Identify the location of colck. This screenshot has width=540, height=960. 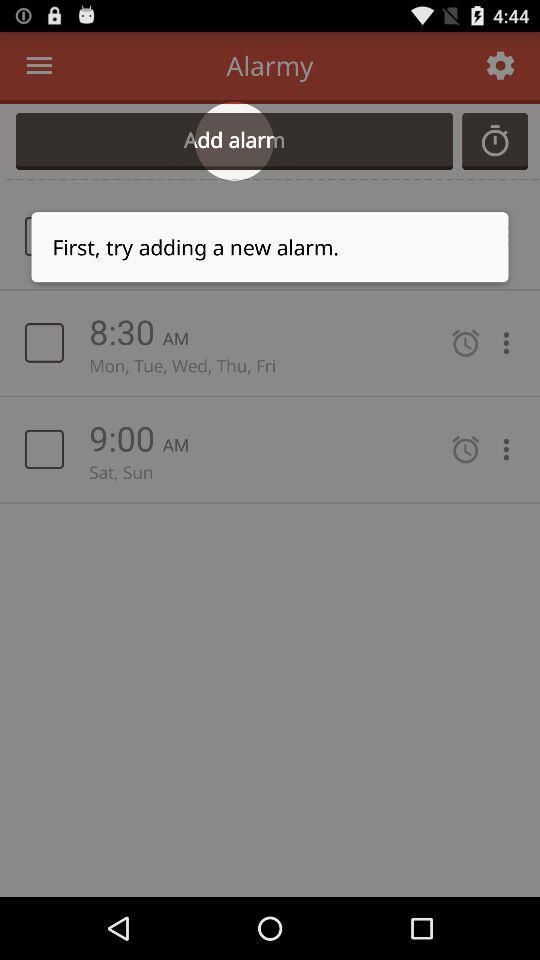
(494, 140).